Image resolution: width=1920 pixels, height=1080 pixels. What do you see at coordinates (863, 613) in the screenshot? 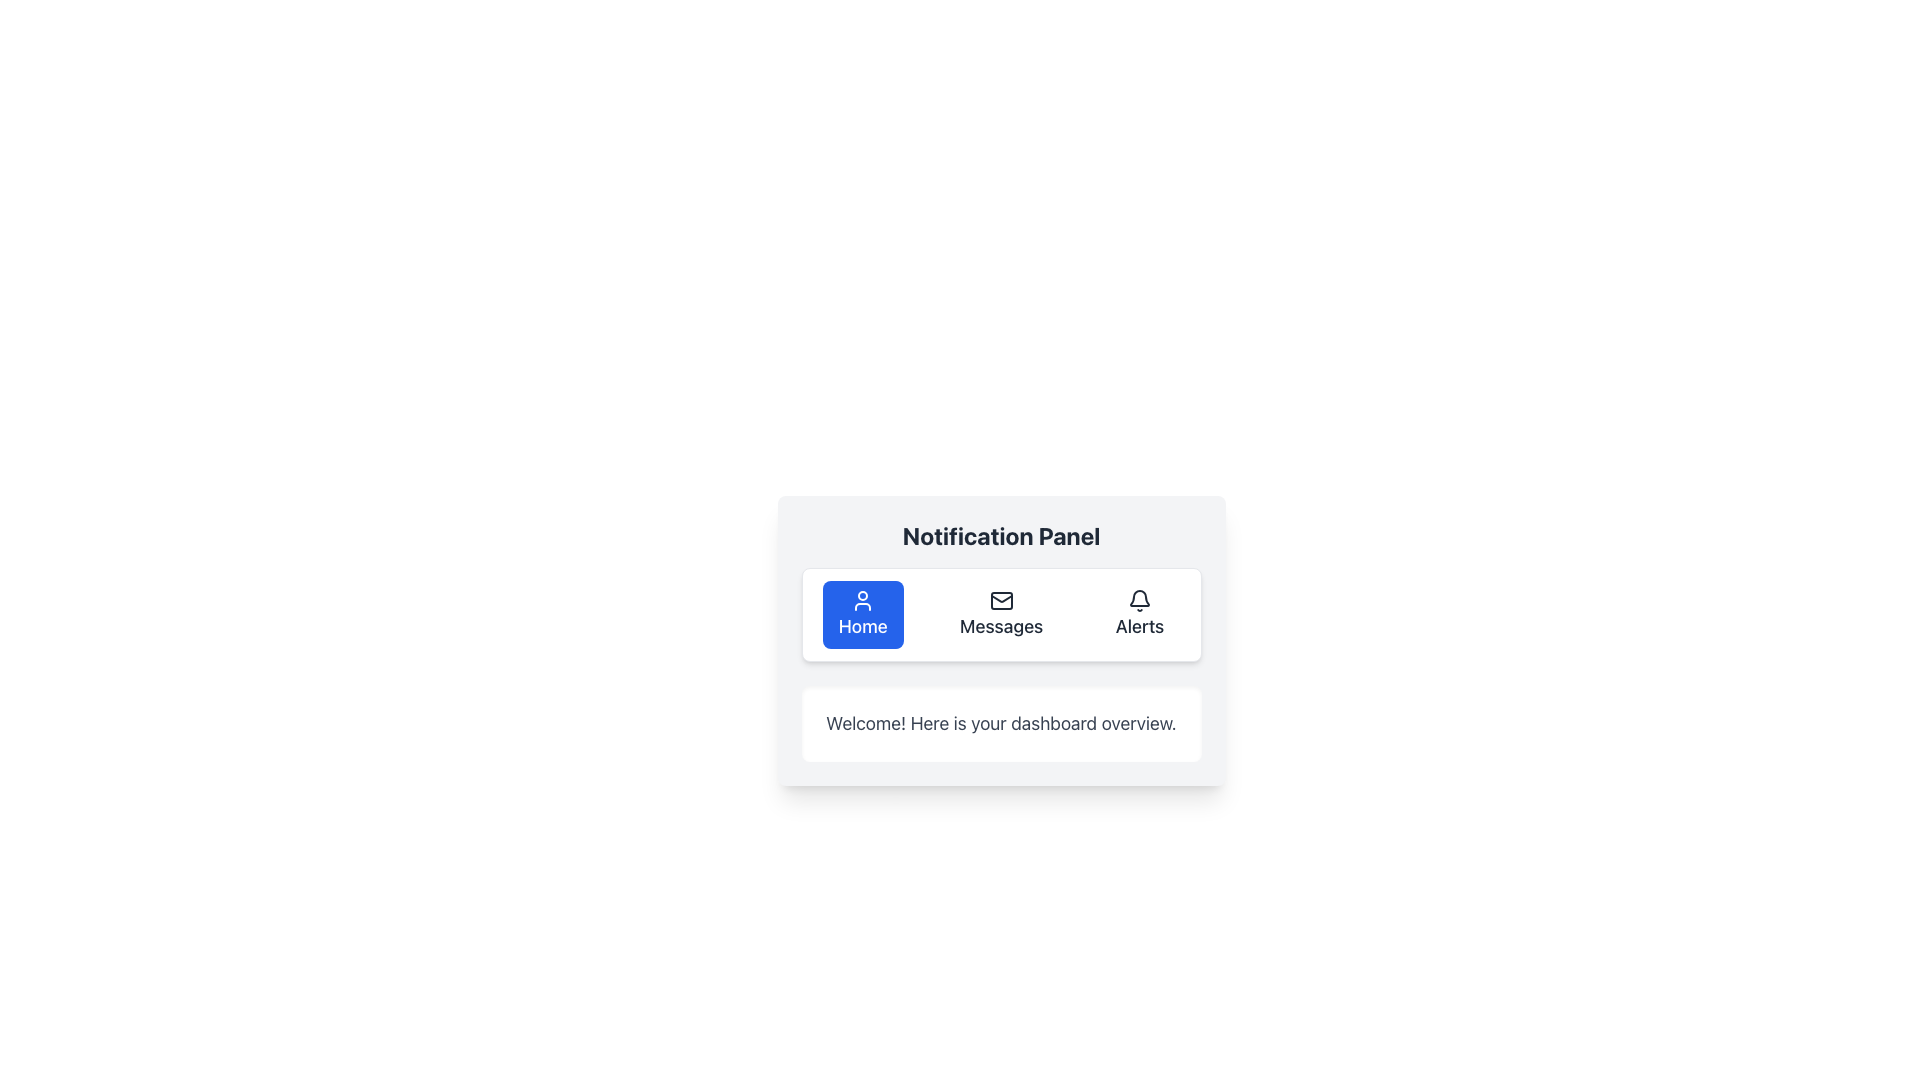
I see `the Home button in the Notification Panel` at bounding box center [863, 613].